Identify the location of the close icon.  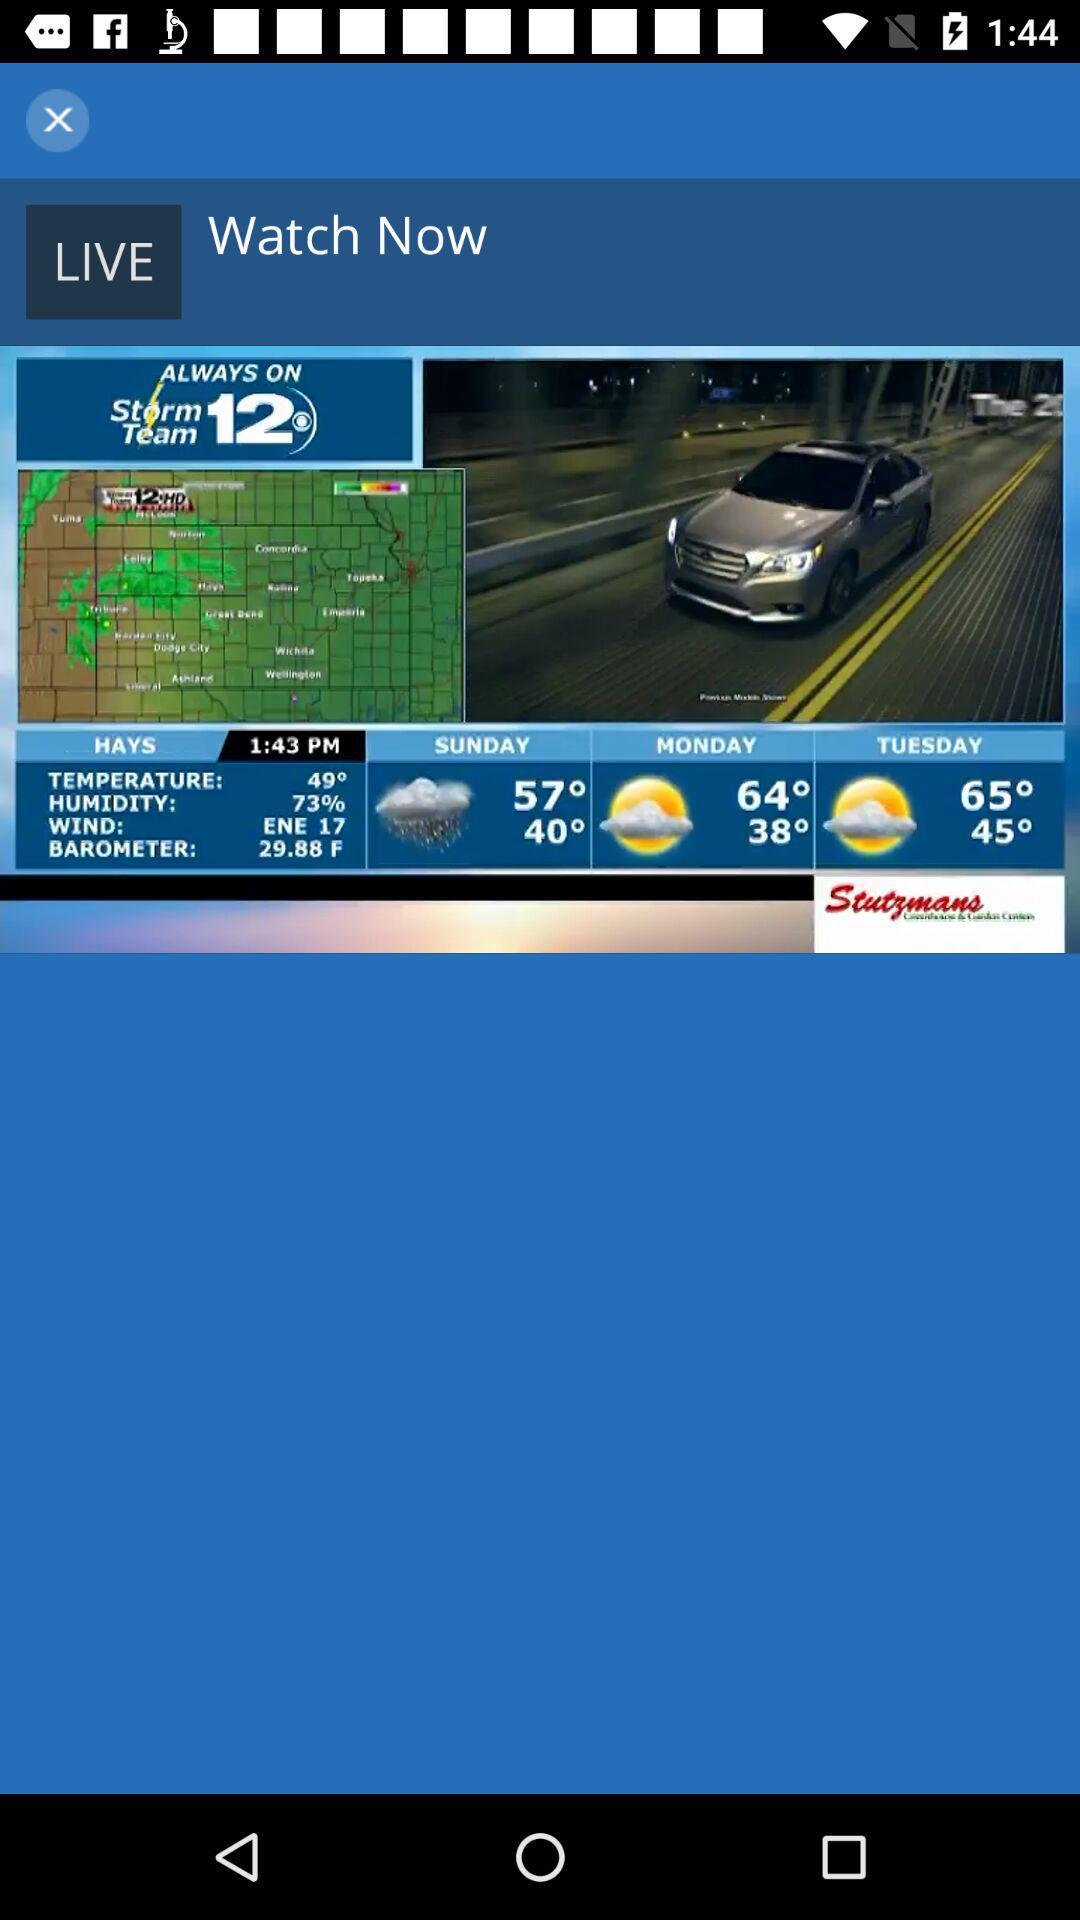
(56, 119).